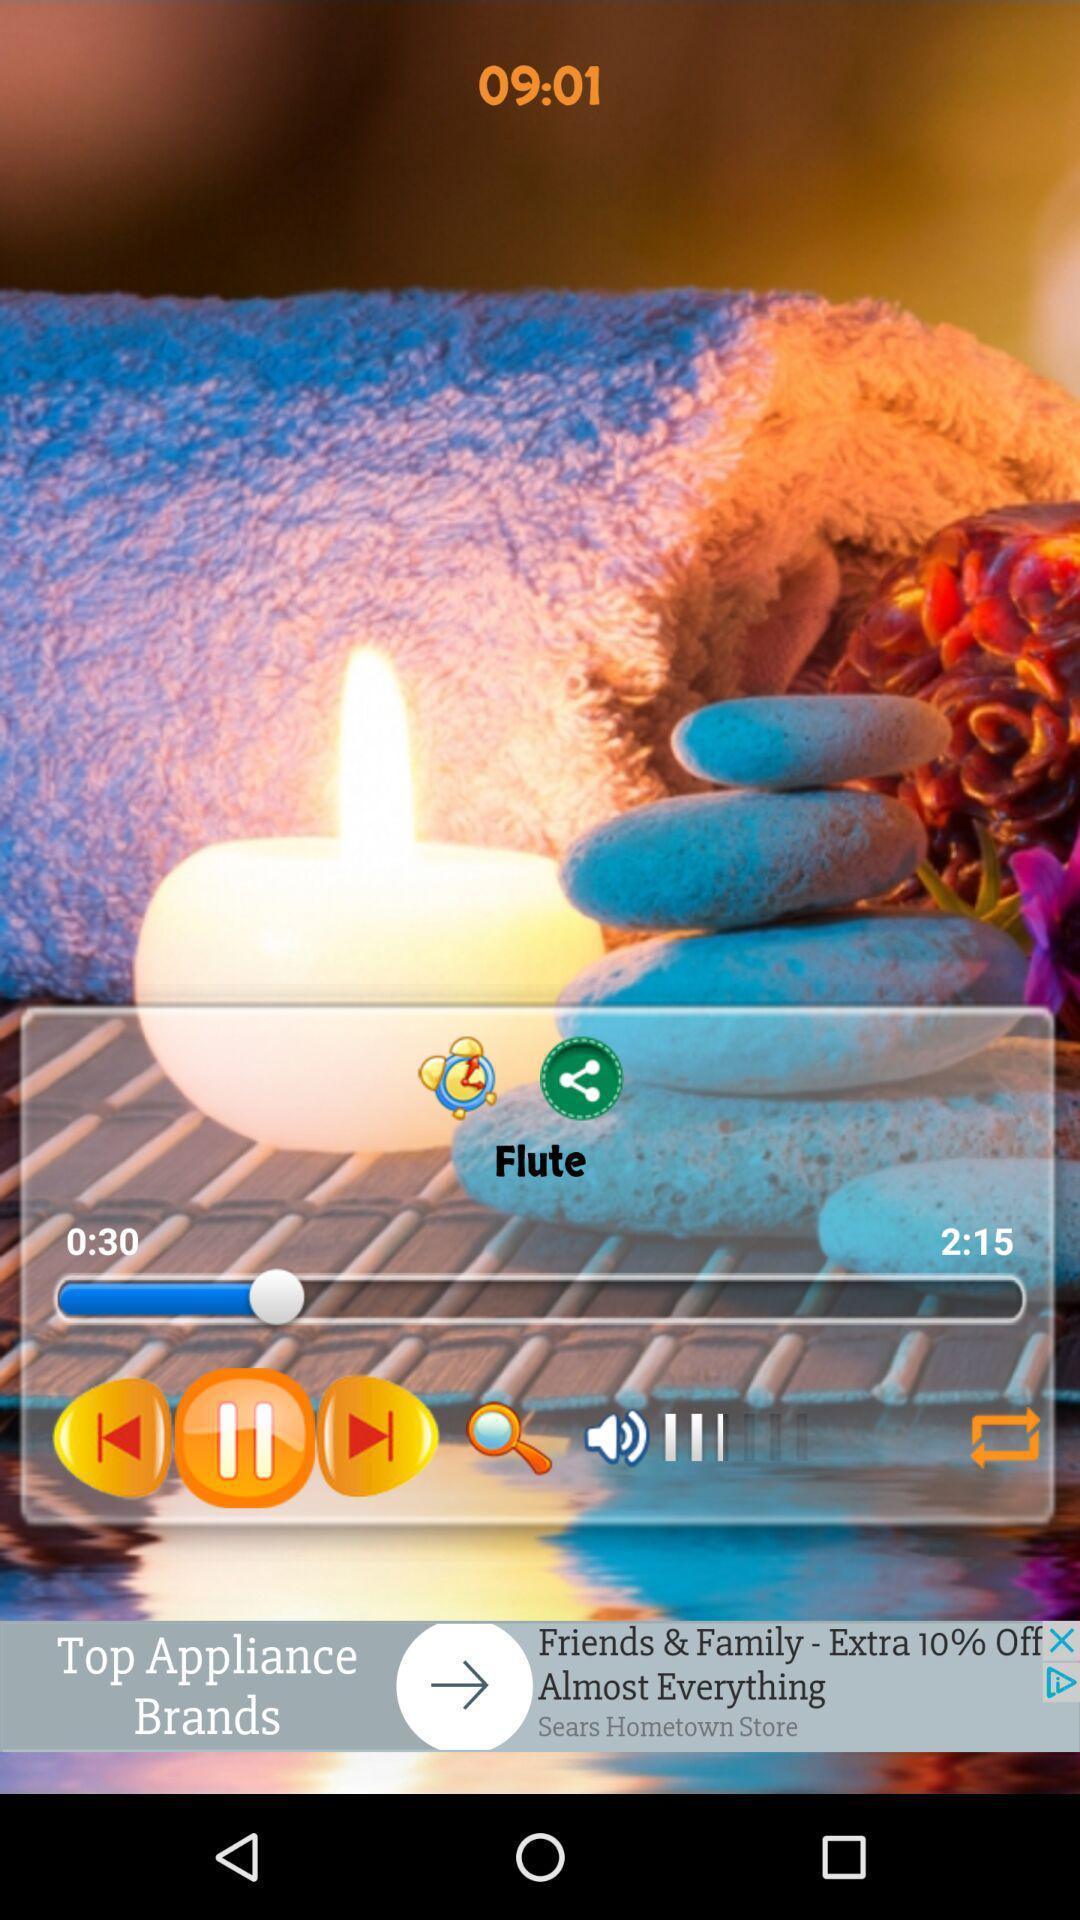  Describe the element at coordinates (582, 1077) in the screenshot. I see `share the content` at that location.